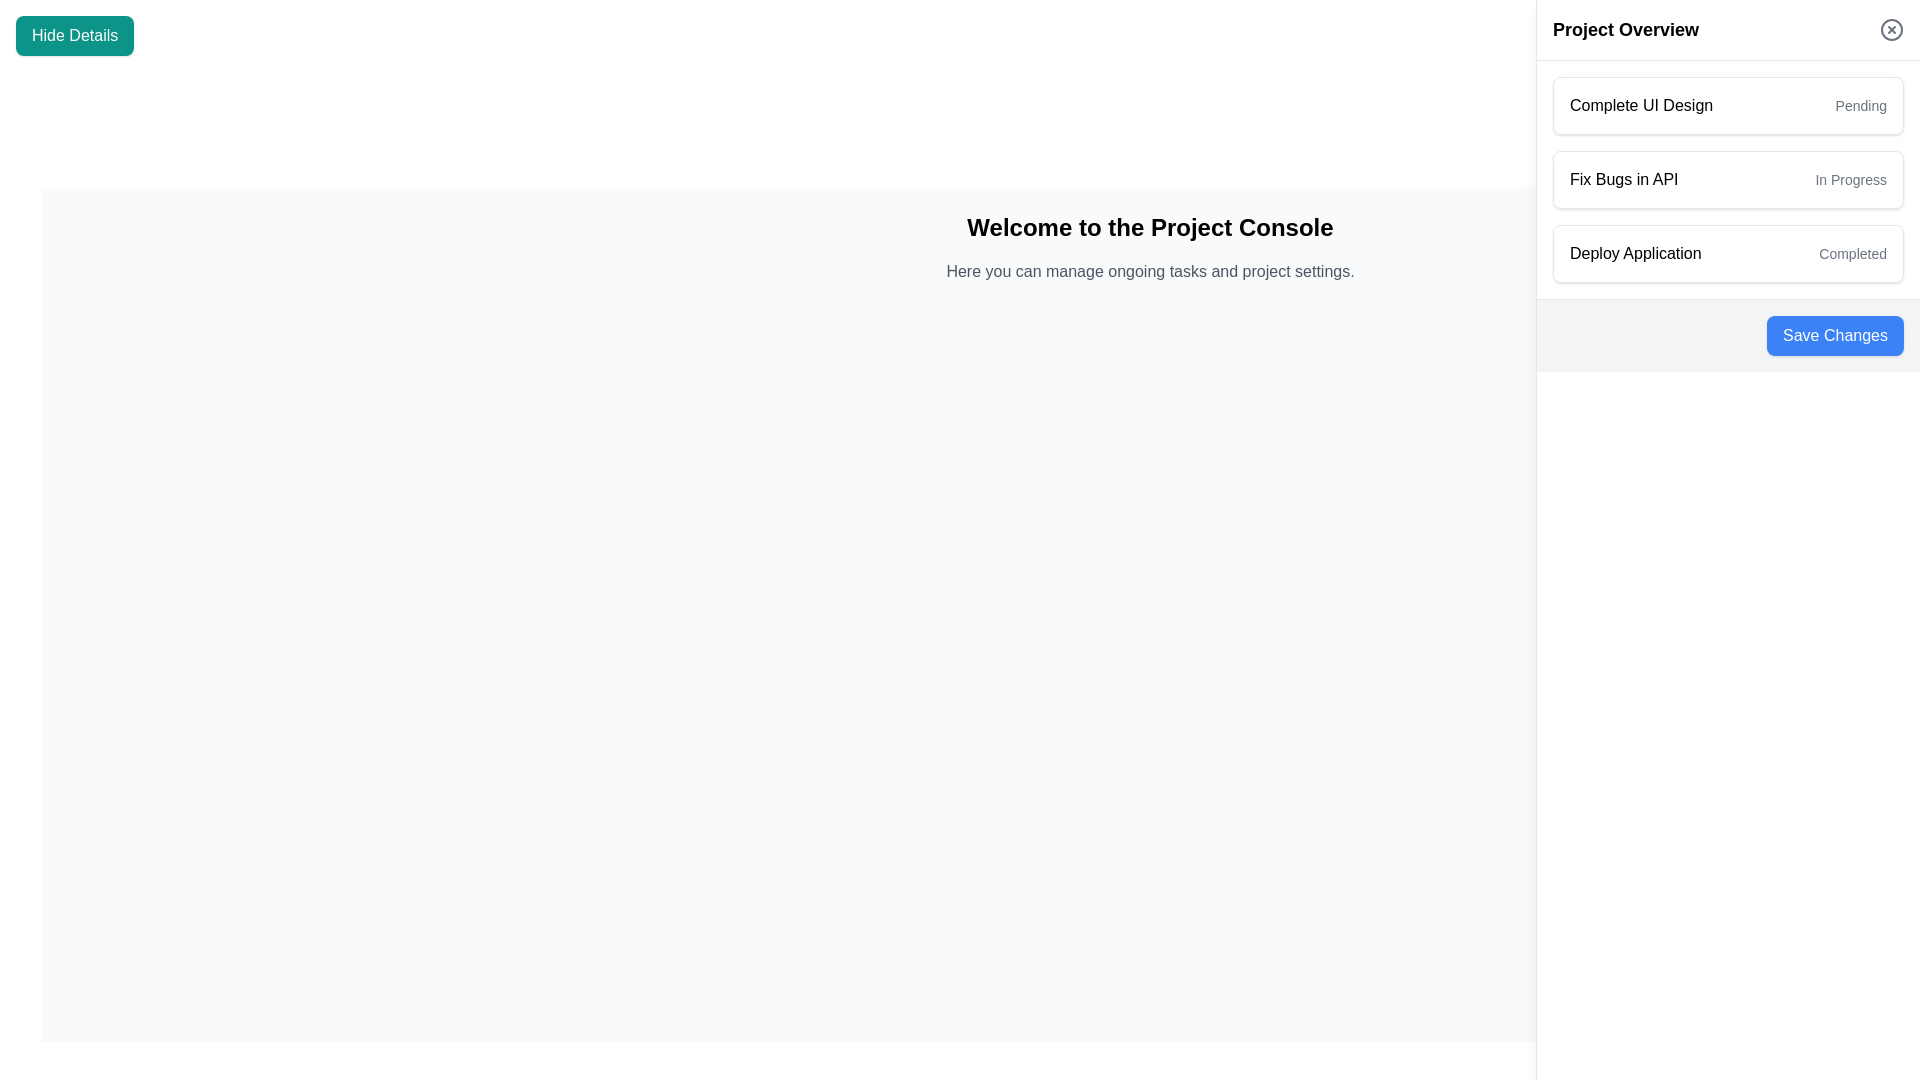  What do you see at coordinates (1850, 180) in the screenshot?
I see `the status indicator label showing 'In Progress' for the task 'Fix Bugs in API' in the 'Project Overview' section` at bounding box center [1850, 180].